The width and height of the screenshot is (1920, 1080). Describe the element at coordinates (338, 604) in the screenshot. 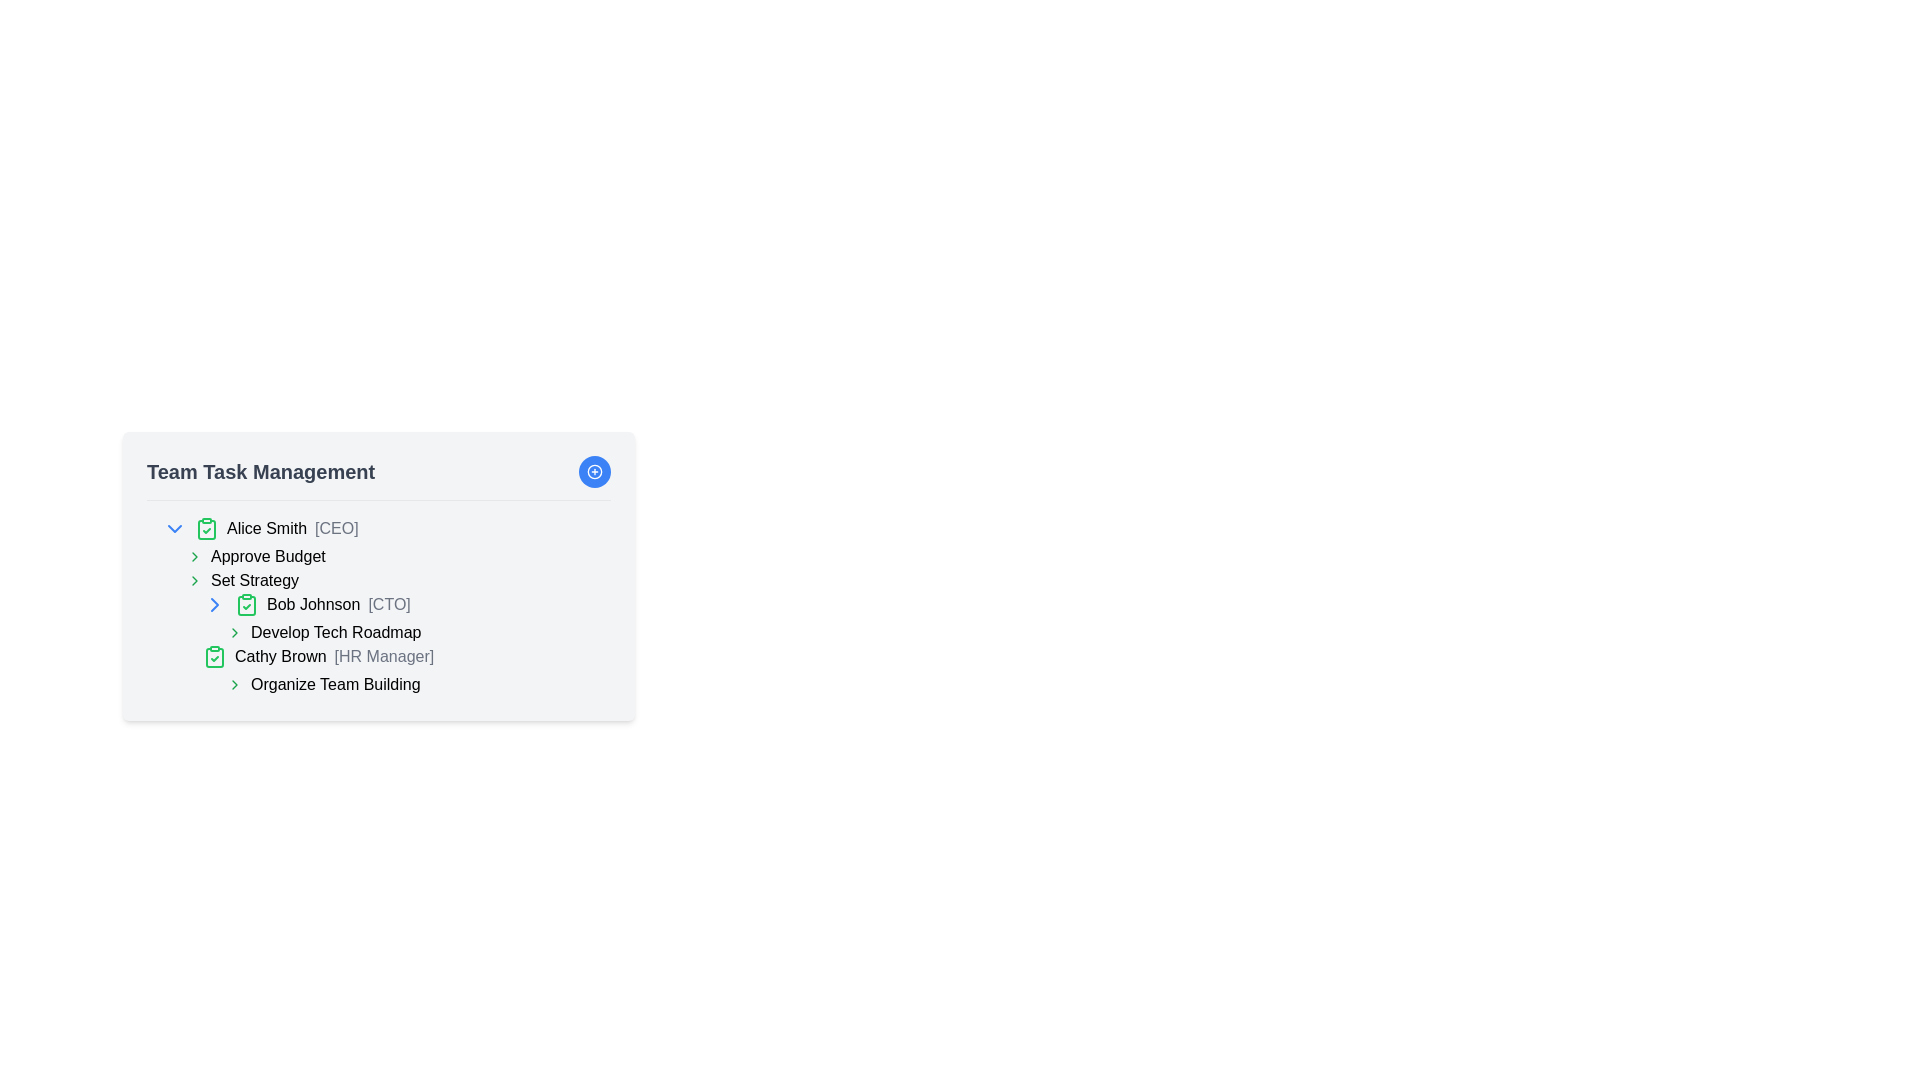

I see `the label displaying 'Bob Johnson [CTO]', which is the third item in the list under 'Set Strategy', located to the right of a green checkmark icon` at that location.